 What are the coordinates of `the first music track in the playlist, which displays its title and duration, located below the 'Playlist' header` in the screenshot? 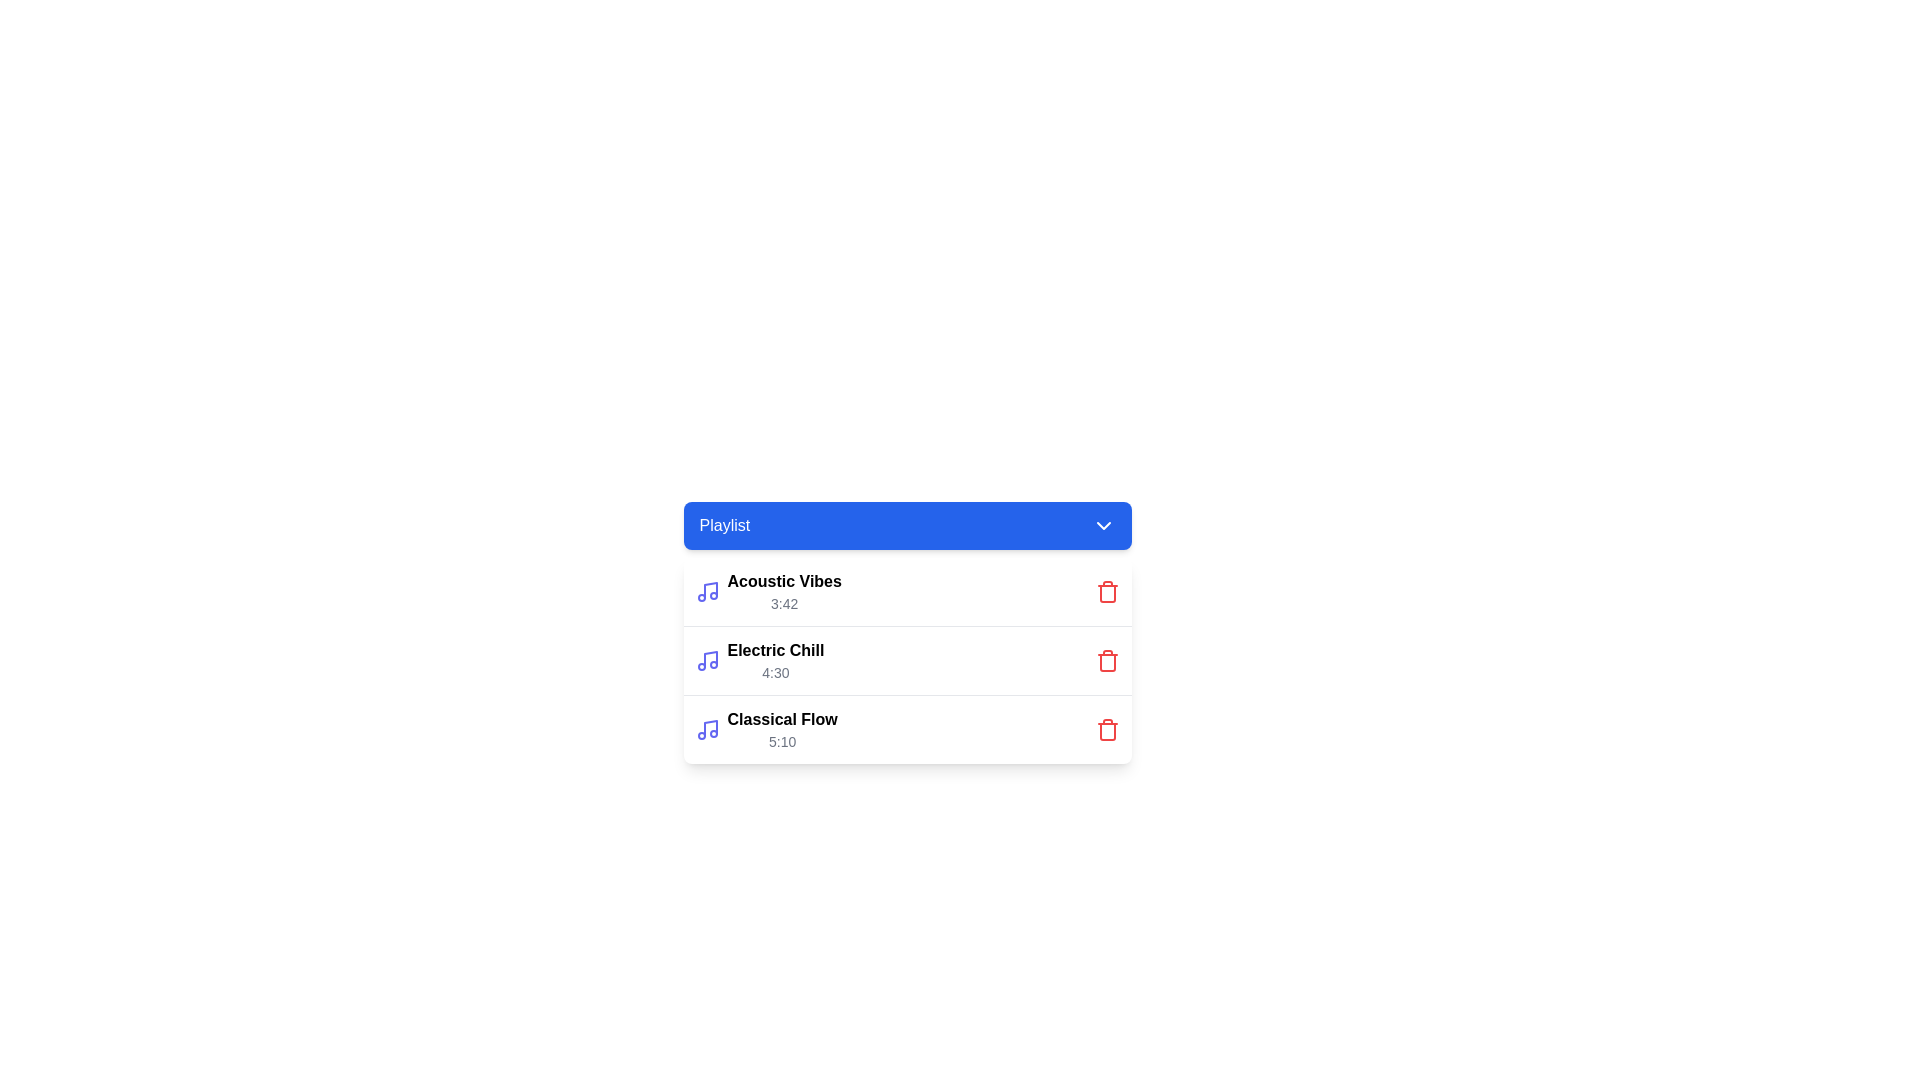 It's located at (783, 590).